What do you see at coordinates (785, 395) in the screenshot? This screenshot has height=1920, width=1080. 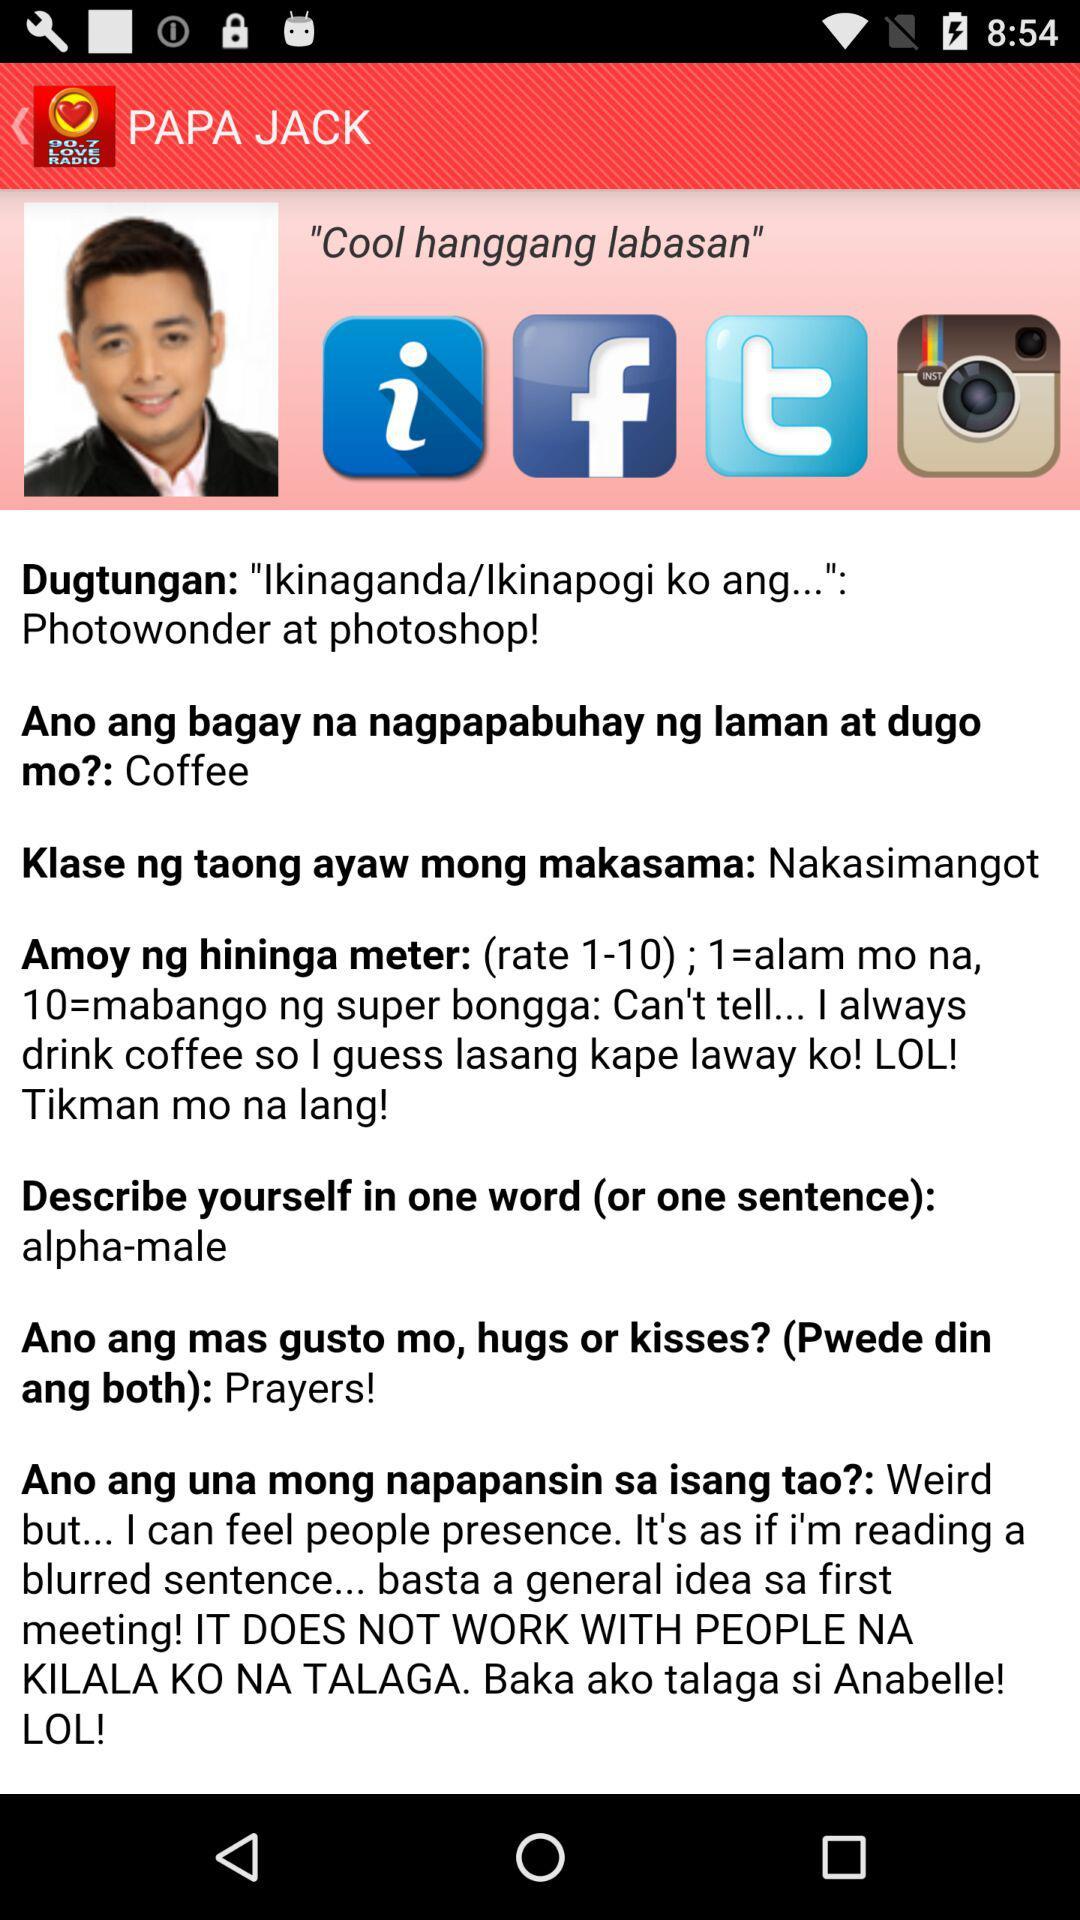 I see `twitter` at bounding box center [785, 395].